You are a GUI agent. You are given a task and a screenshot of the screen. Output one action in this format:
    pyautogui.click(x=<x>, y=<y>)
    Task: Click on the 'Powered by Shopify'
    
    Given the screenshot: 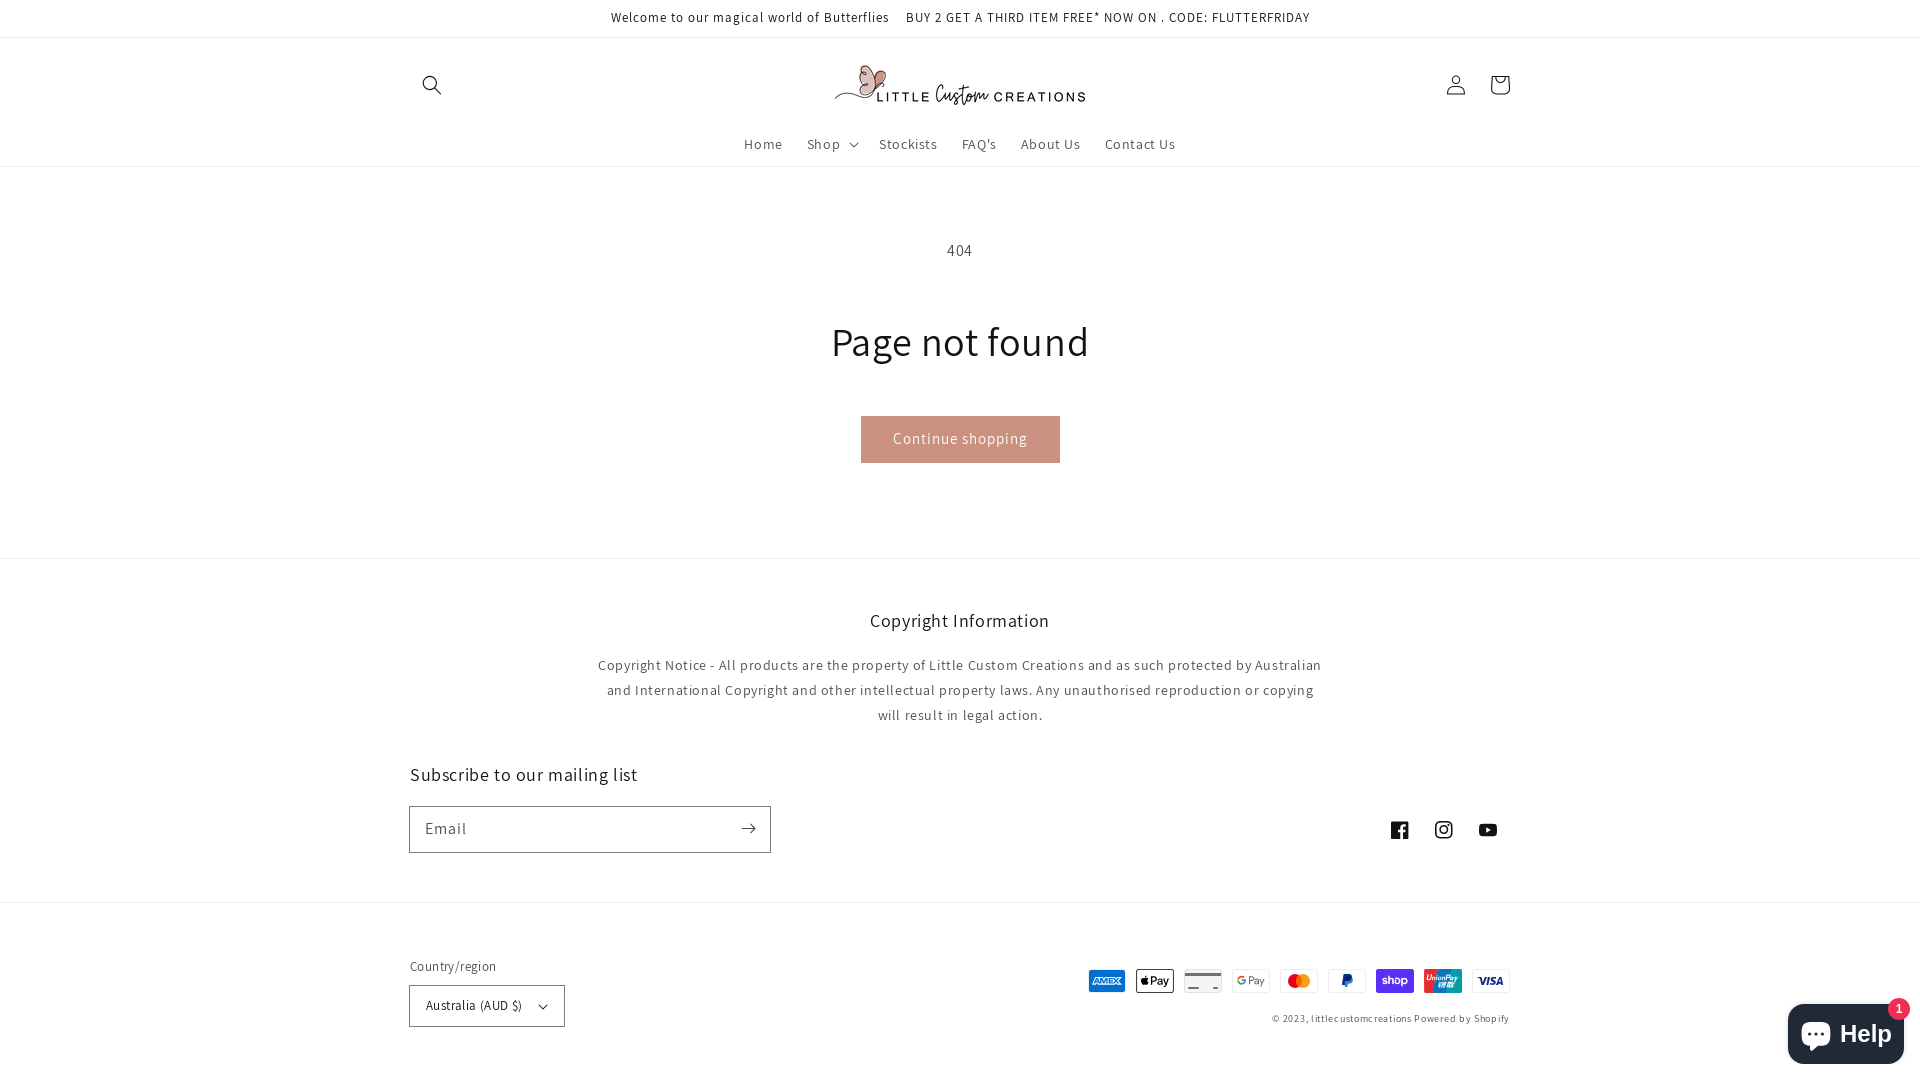 What is the action you would take?
    pyautogui.click(x=1413, y=1018)
    